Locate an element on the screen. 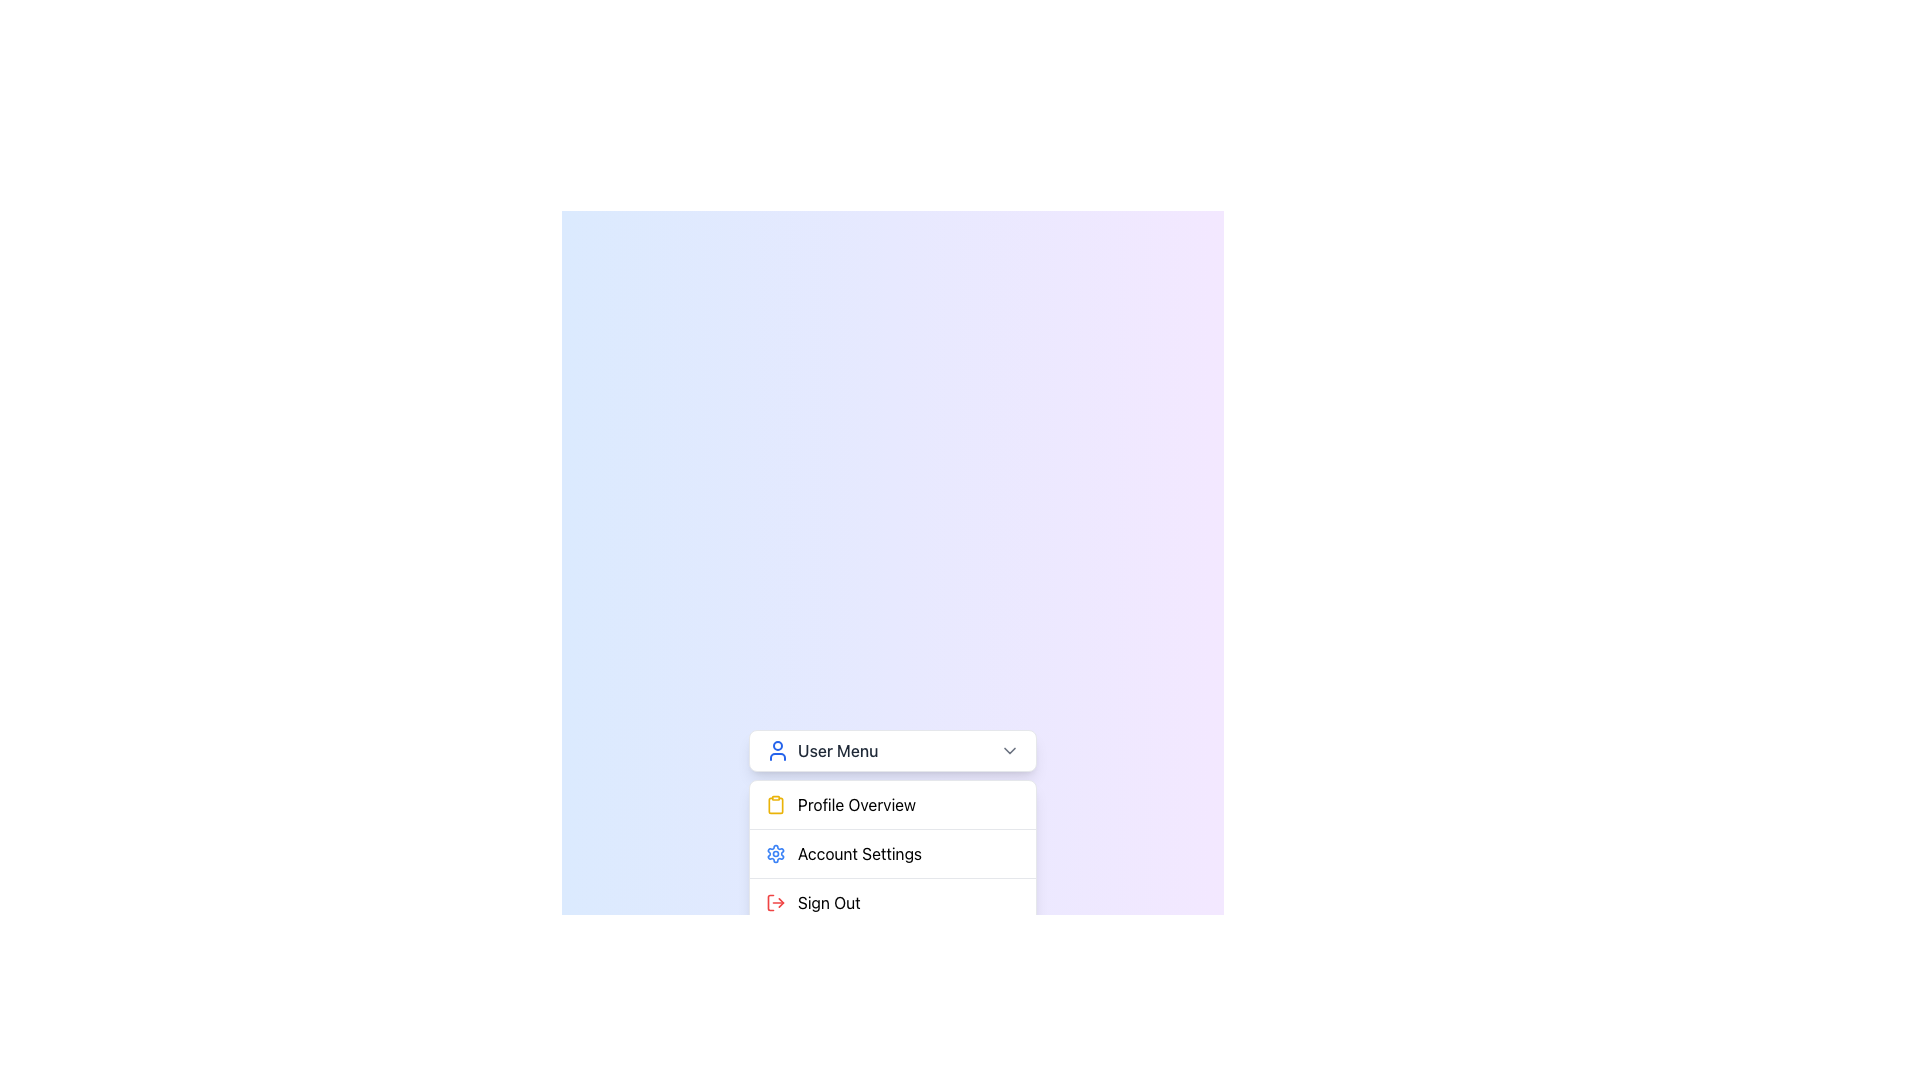 The height and width of the screenshot is (1080, 1920). the user icon, which is a blue silhouette of a head and shoulders, located at the upper left corner of the dropdown menu and positioned before the 'User Menu' text is located at coordinates (776, 751).